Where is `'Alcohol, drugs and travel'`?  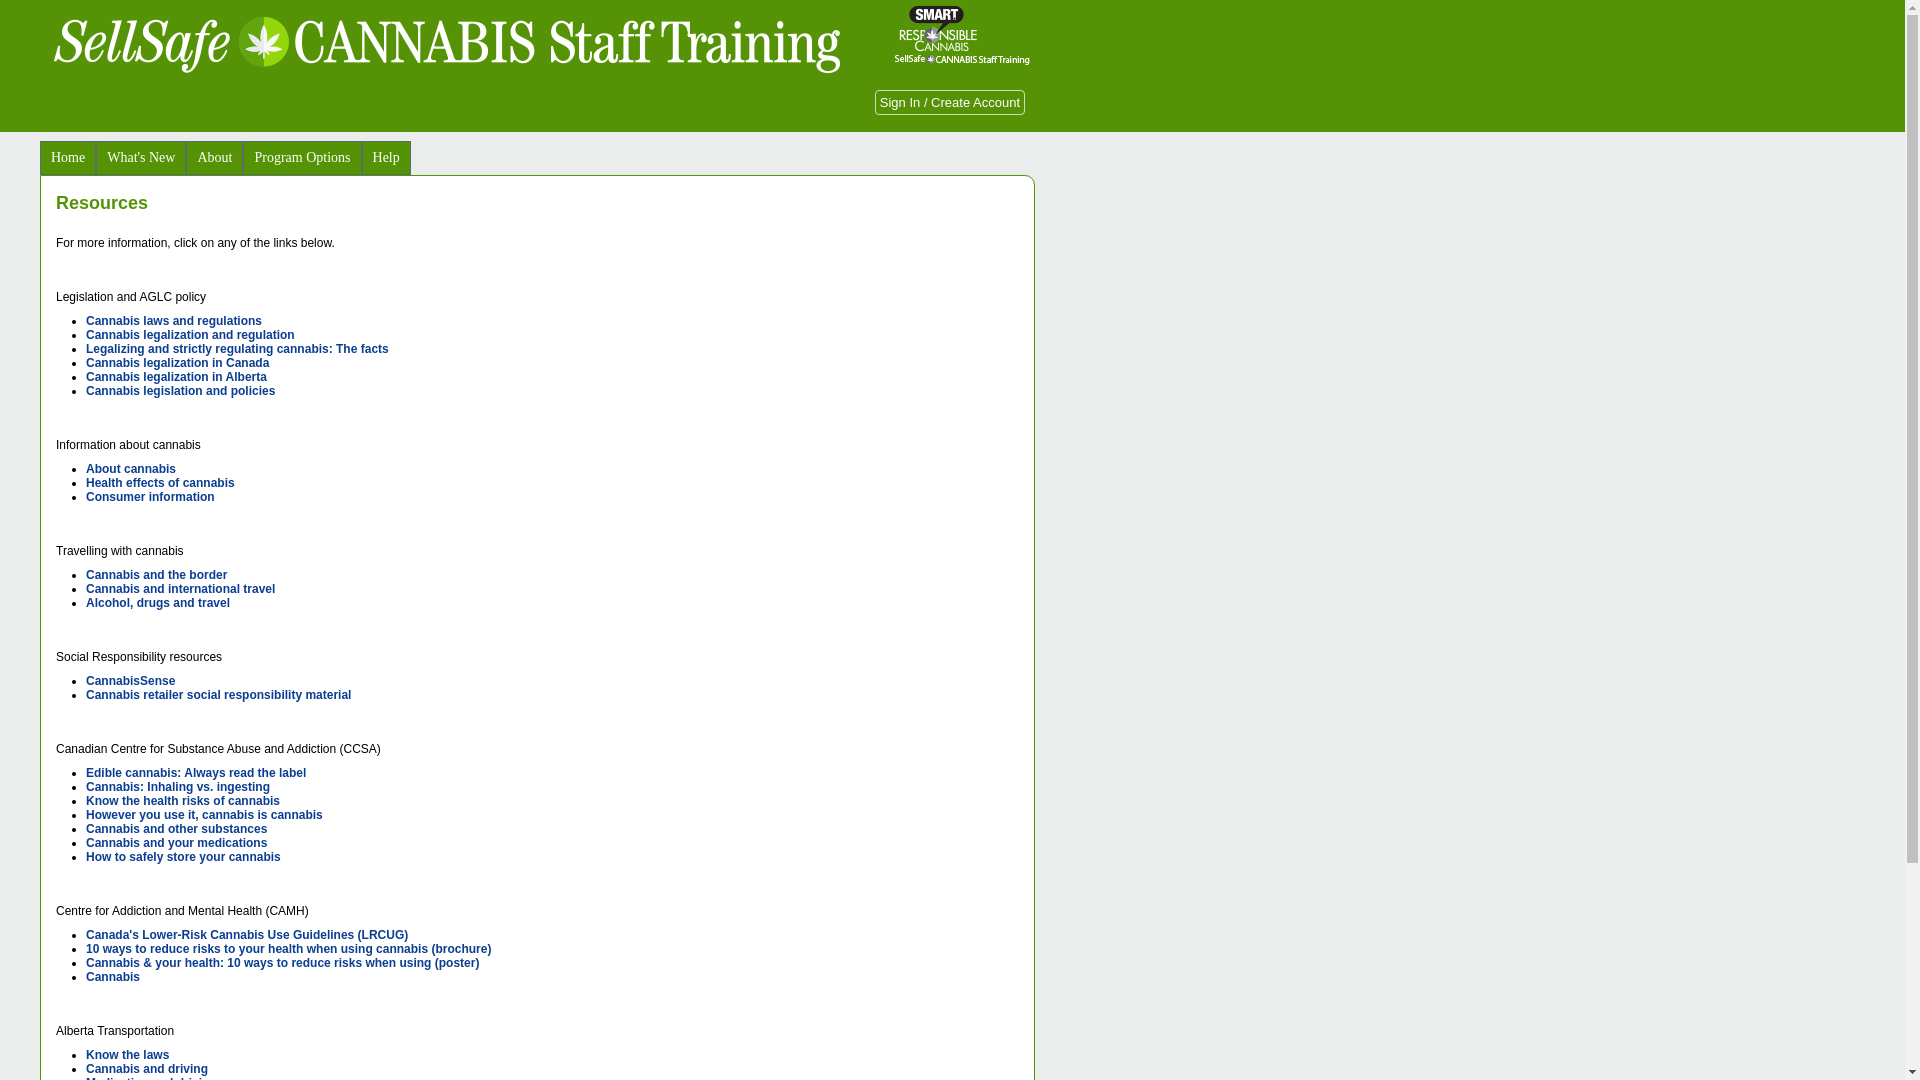
'Alcohol, drugs and travel' is located at coordinates (157, 601).